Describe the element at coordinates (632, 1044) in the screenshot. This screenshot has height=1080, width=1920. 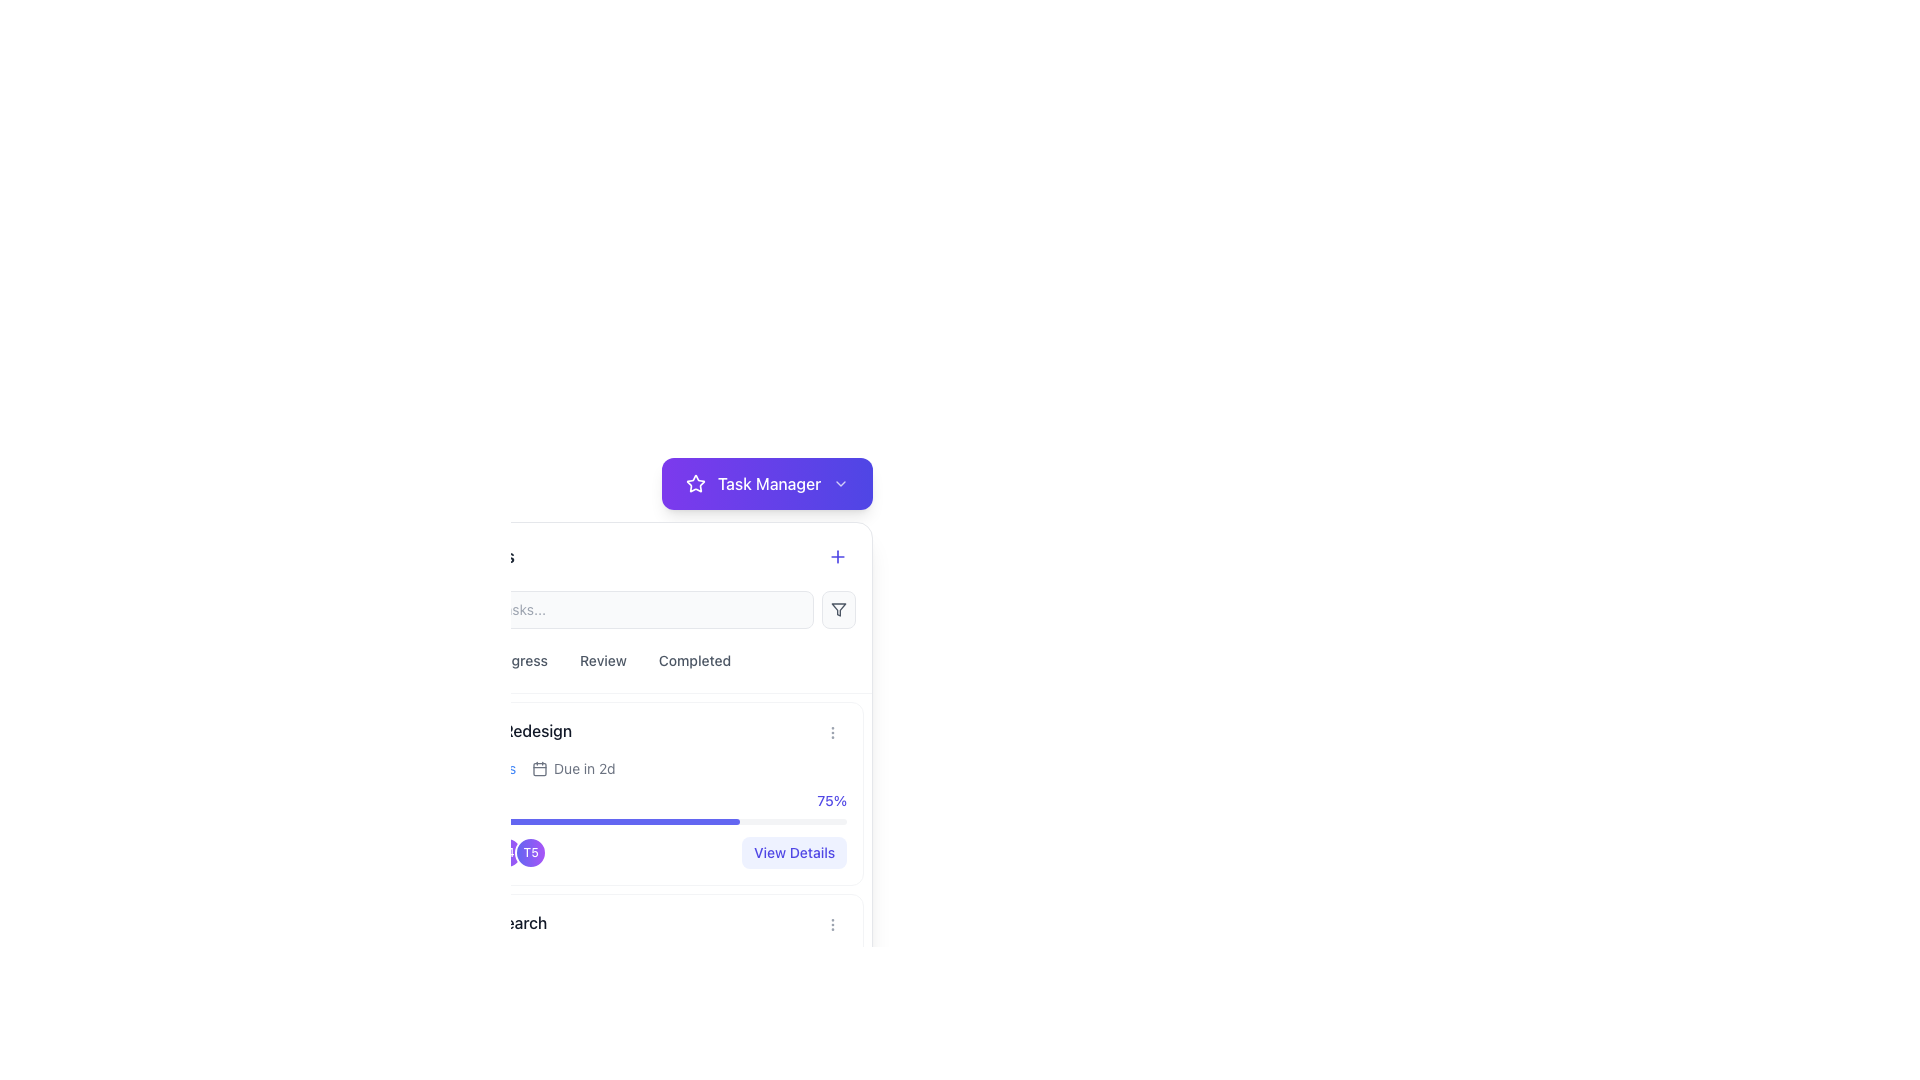
I see `the interactive button with three circular avatars and a 'View Details' button` at that location.